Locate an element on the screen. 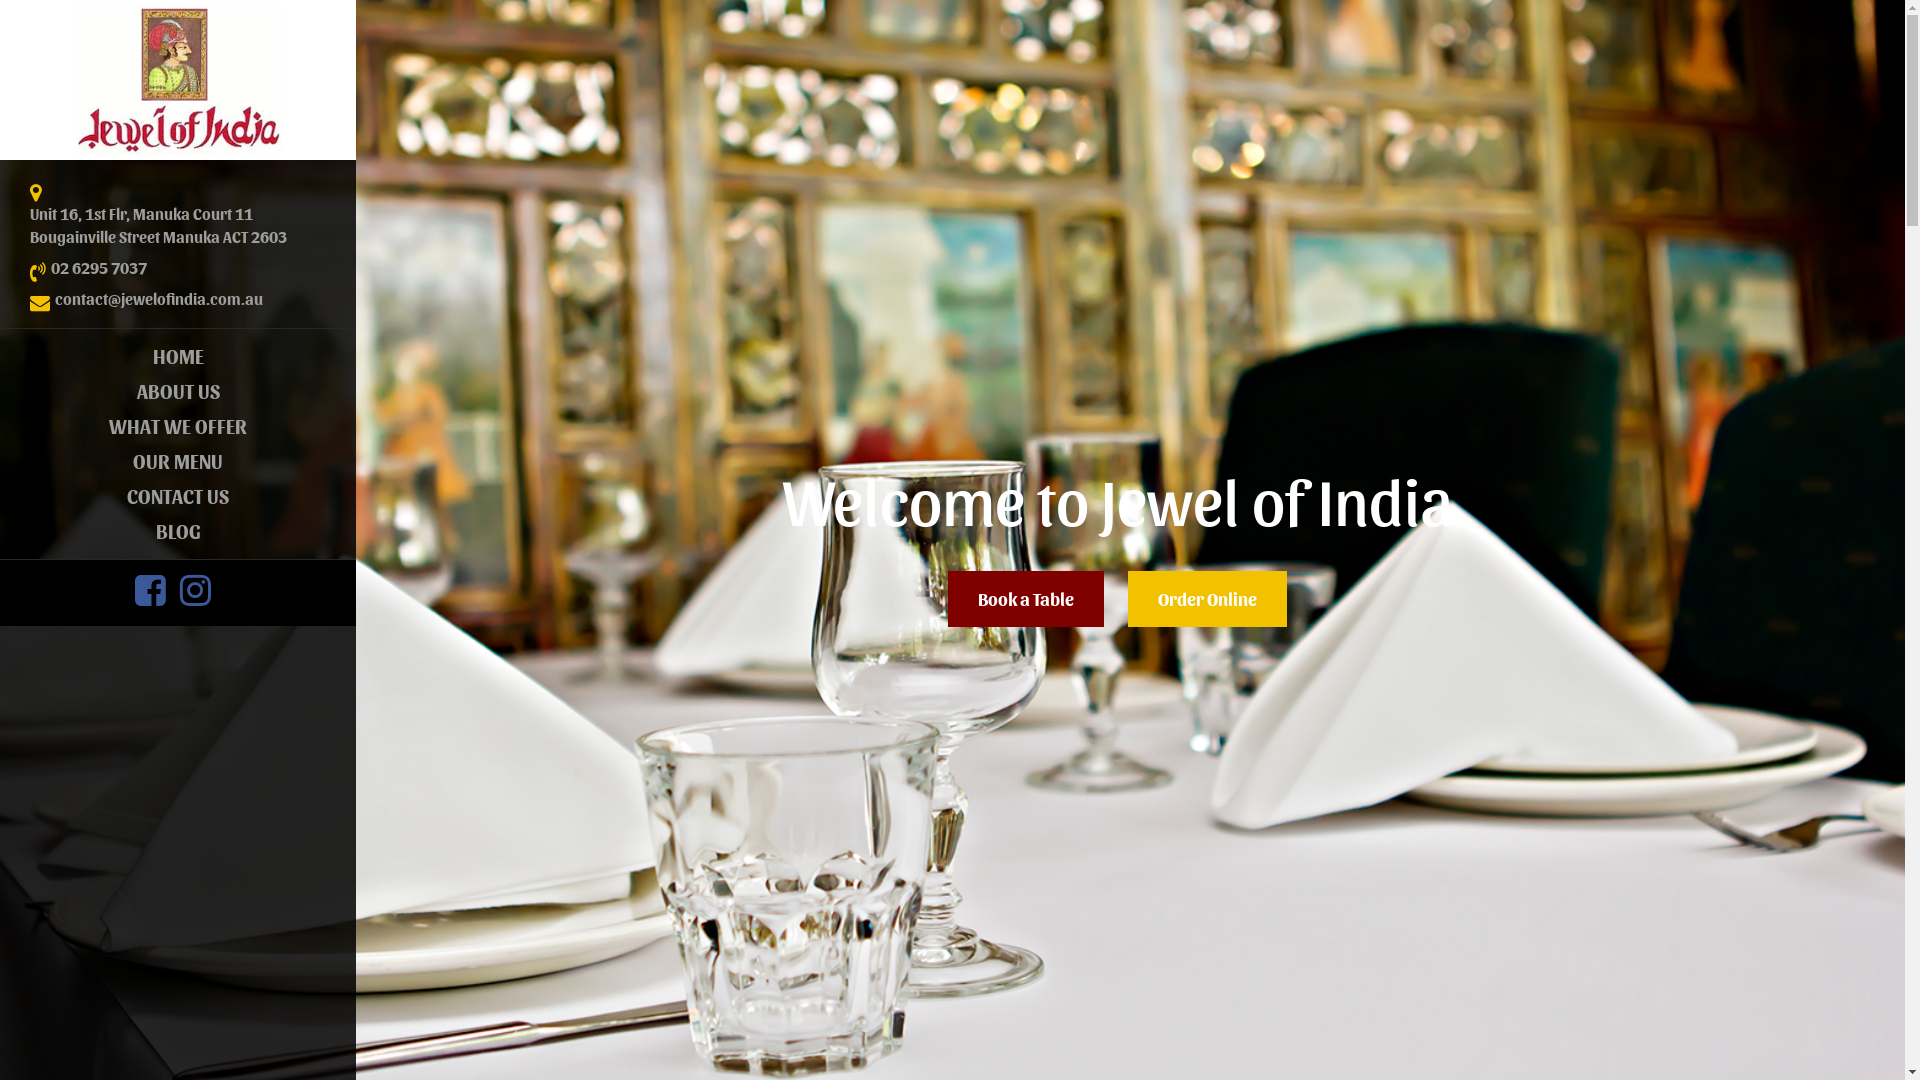  'WHAT WE OFFER' is located at coordinates (0, 425).